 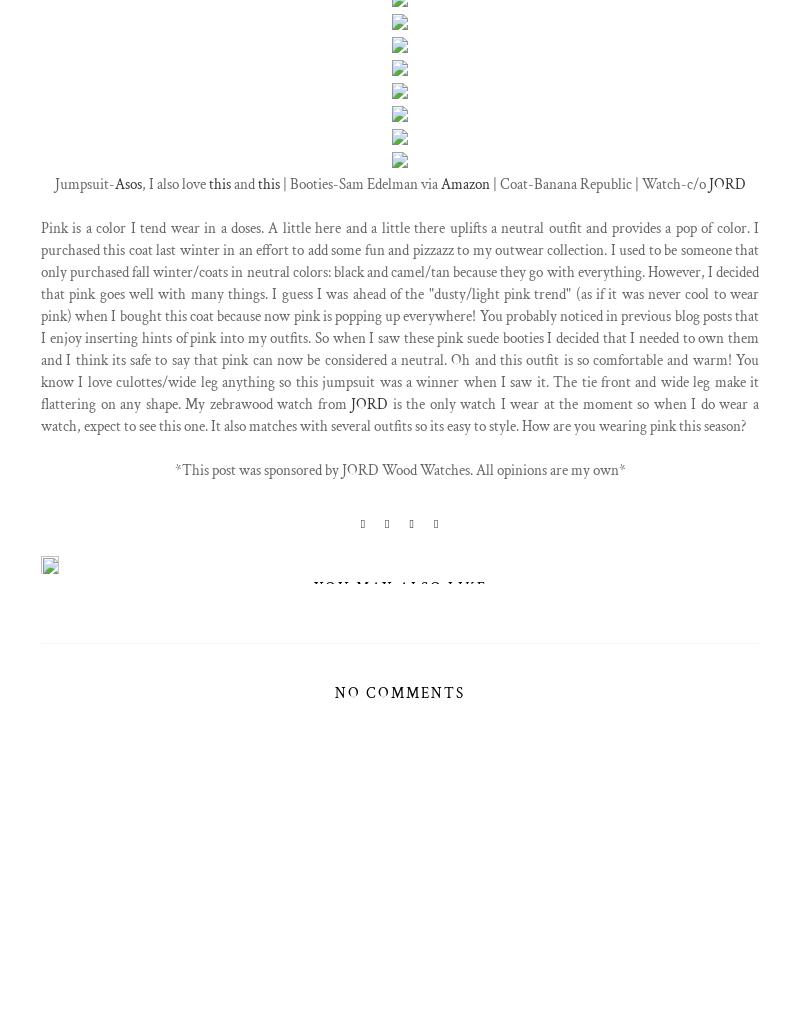 What do you see at coordinates (173, 182) in the screenshot?
I see `', I also love'` at bounding box center [173, 182].